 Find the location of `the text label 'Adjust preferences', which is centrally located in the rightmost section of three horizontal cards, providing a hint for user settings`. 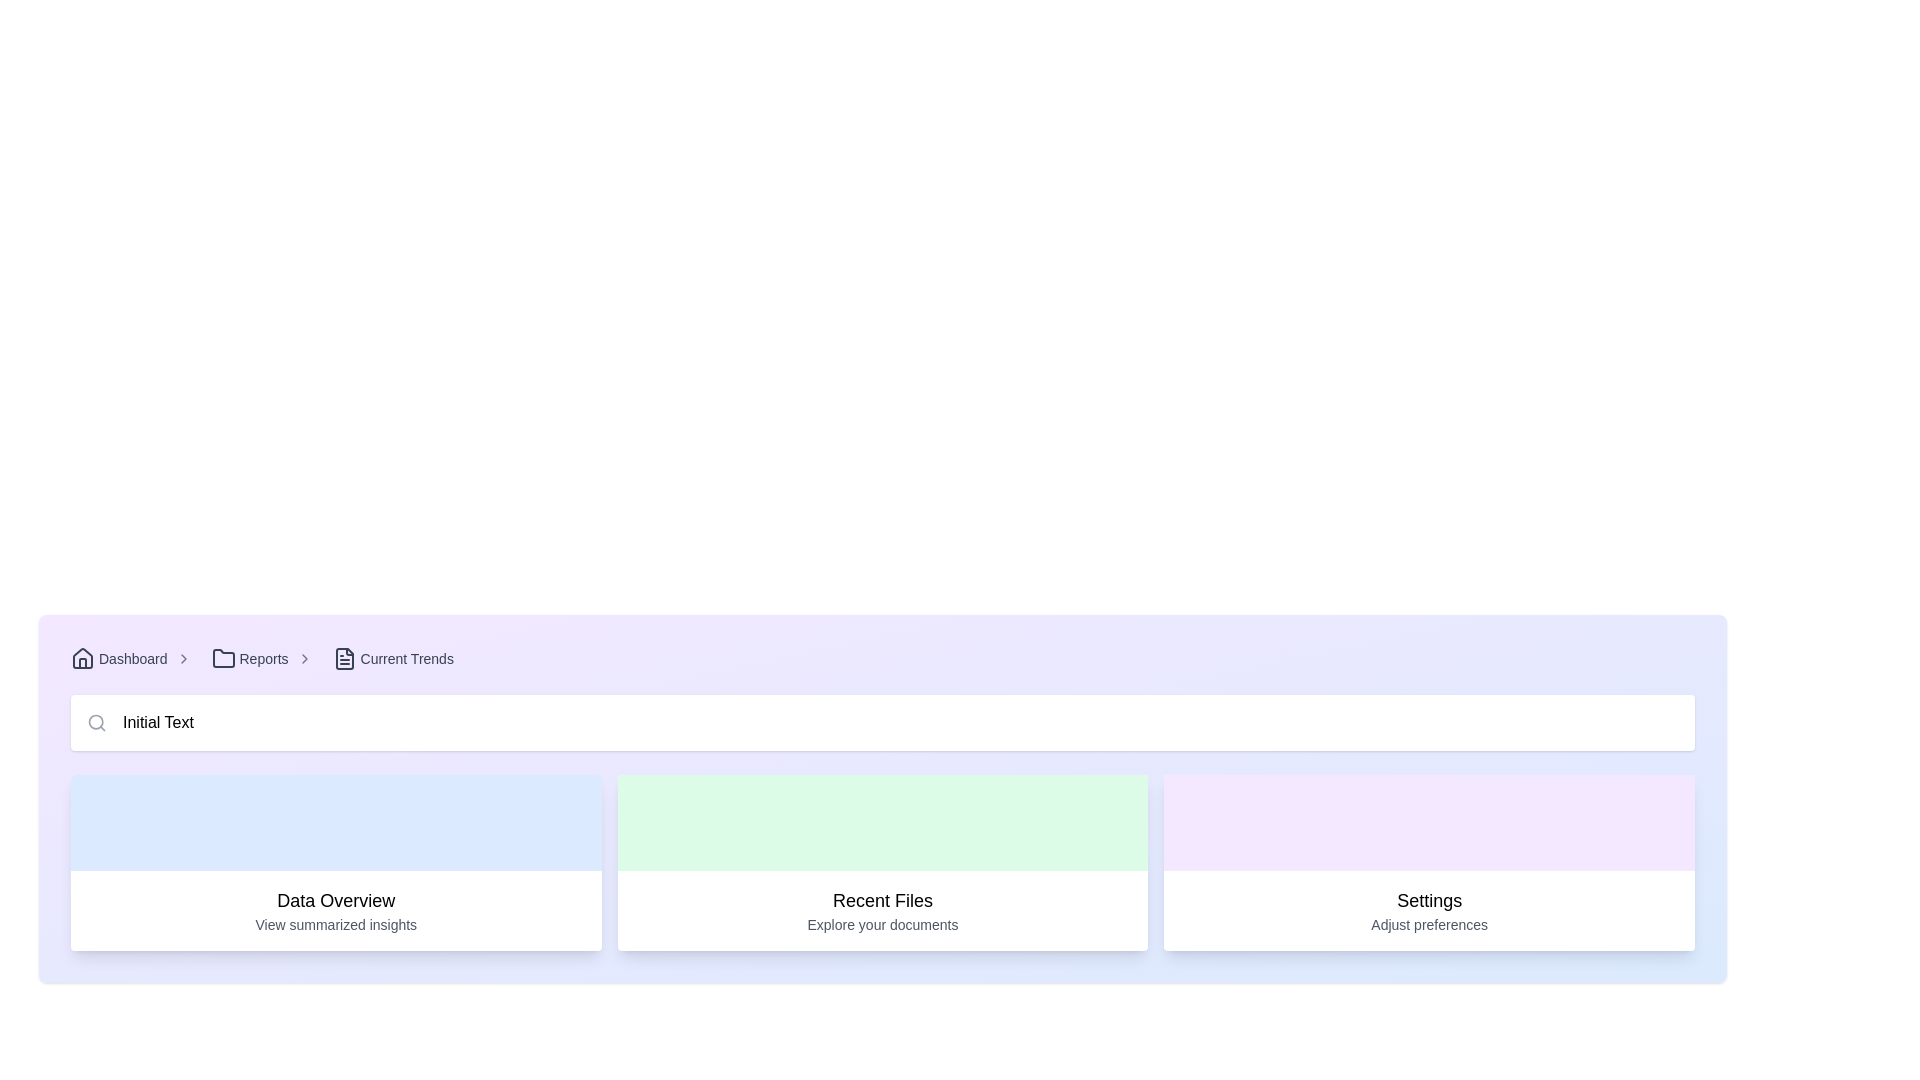

the text label 'Adjust preferences', which is centrally located in the rightmost section of three horizontal cards, providing a hint for user settings is located at coordinates (1428, 925).